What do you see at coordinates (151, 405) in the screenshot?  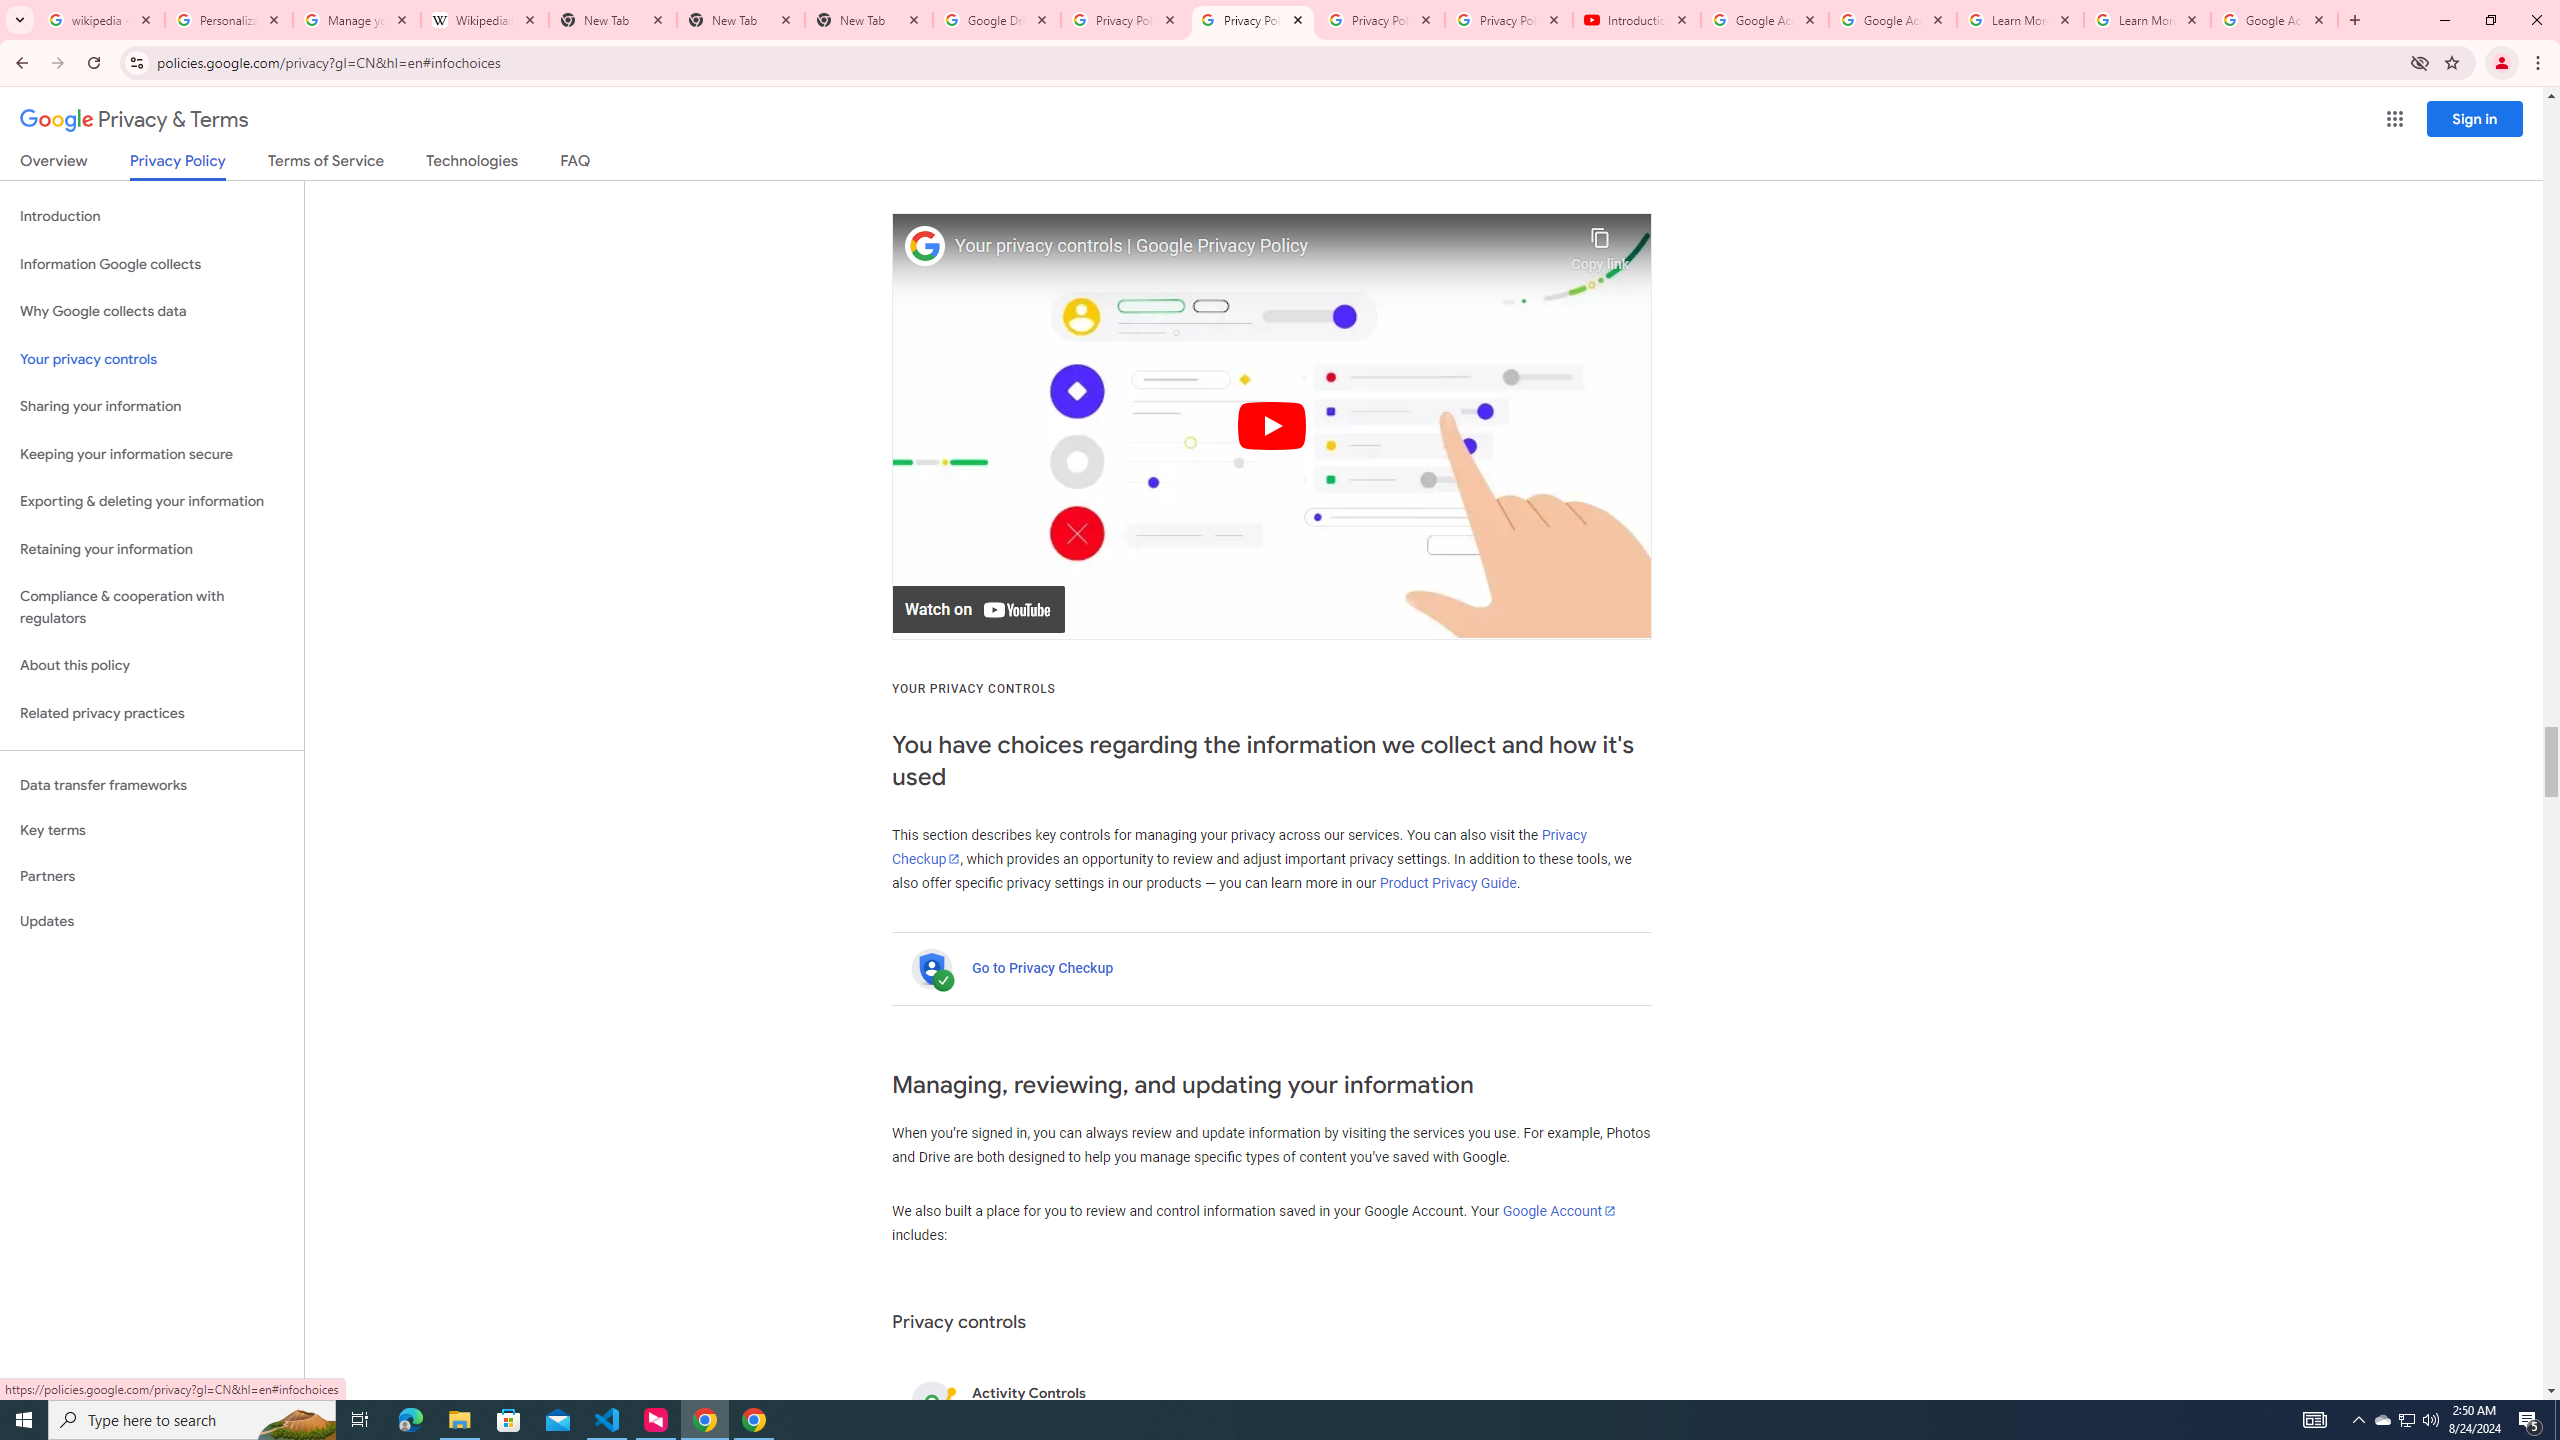 I see `'Sharing your information'` at bounding box center [151, 405].